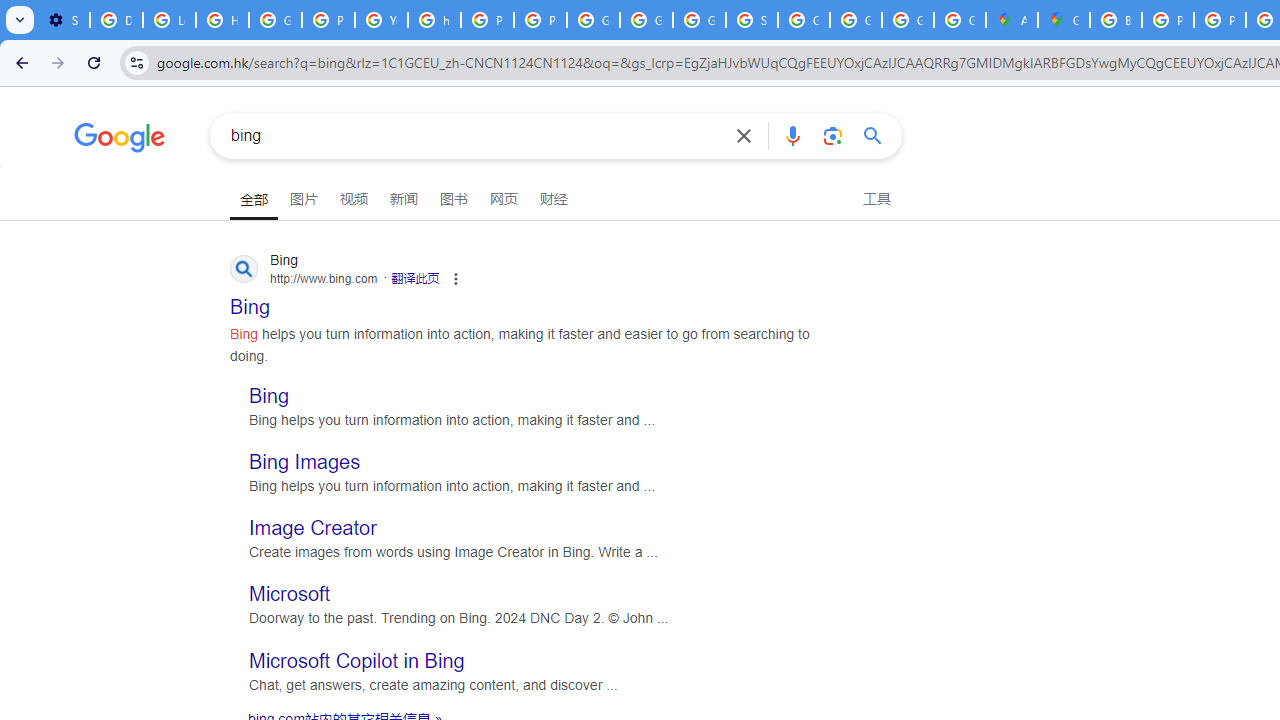  What do you see at coordinates (289, 593) in the screenshot?
I see `'Microsoft'` at bounding box center [289, 593].